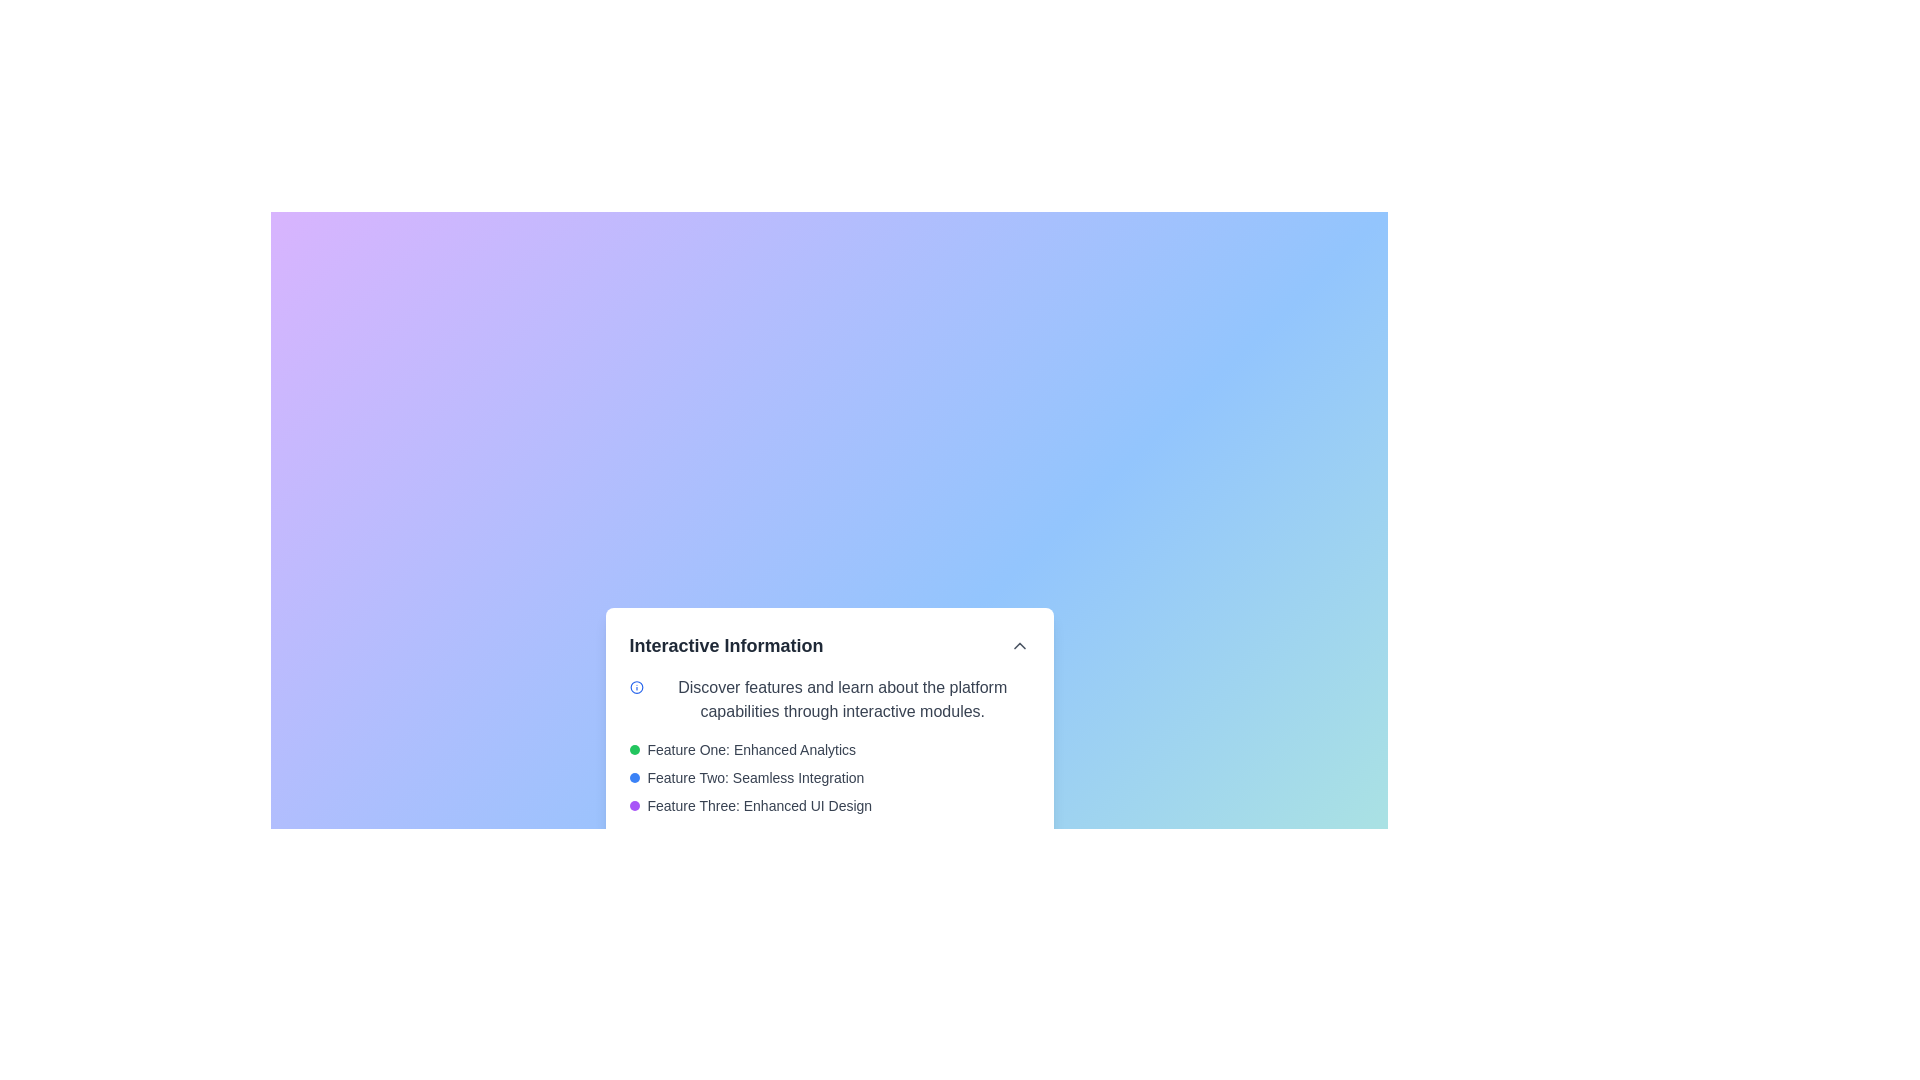  I want to click on the Label with the green circular dot and the text 'Feature One: Enhanced Analytics', which is the first item in a vertical list of features below the 'Interactive Information' title, so click(829, 749).